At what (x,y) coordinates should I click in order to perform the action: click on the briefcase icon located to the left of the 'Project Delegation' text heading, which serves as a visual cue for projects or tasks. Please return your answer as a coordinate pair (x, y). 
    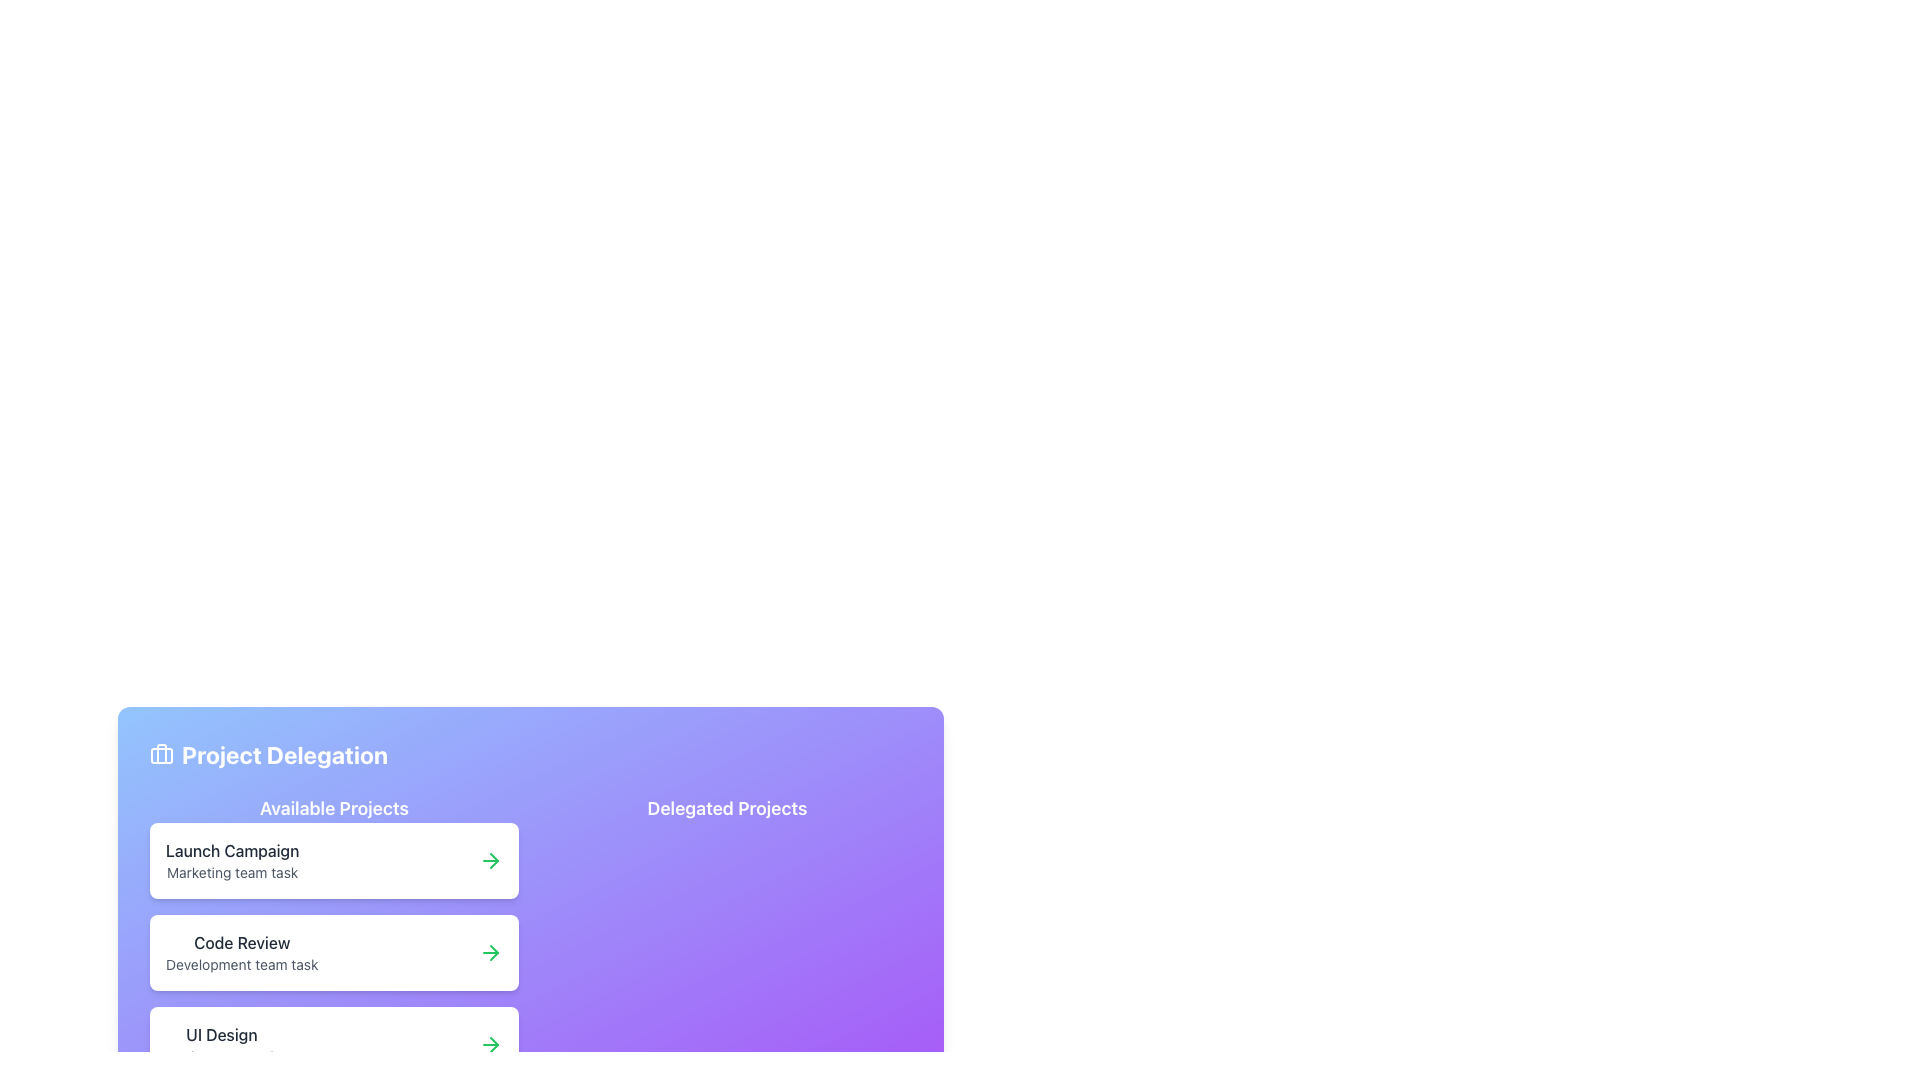
    Looking at the image, I should click on (162, 755).